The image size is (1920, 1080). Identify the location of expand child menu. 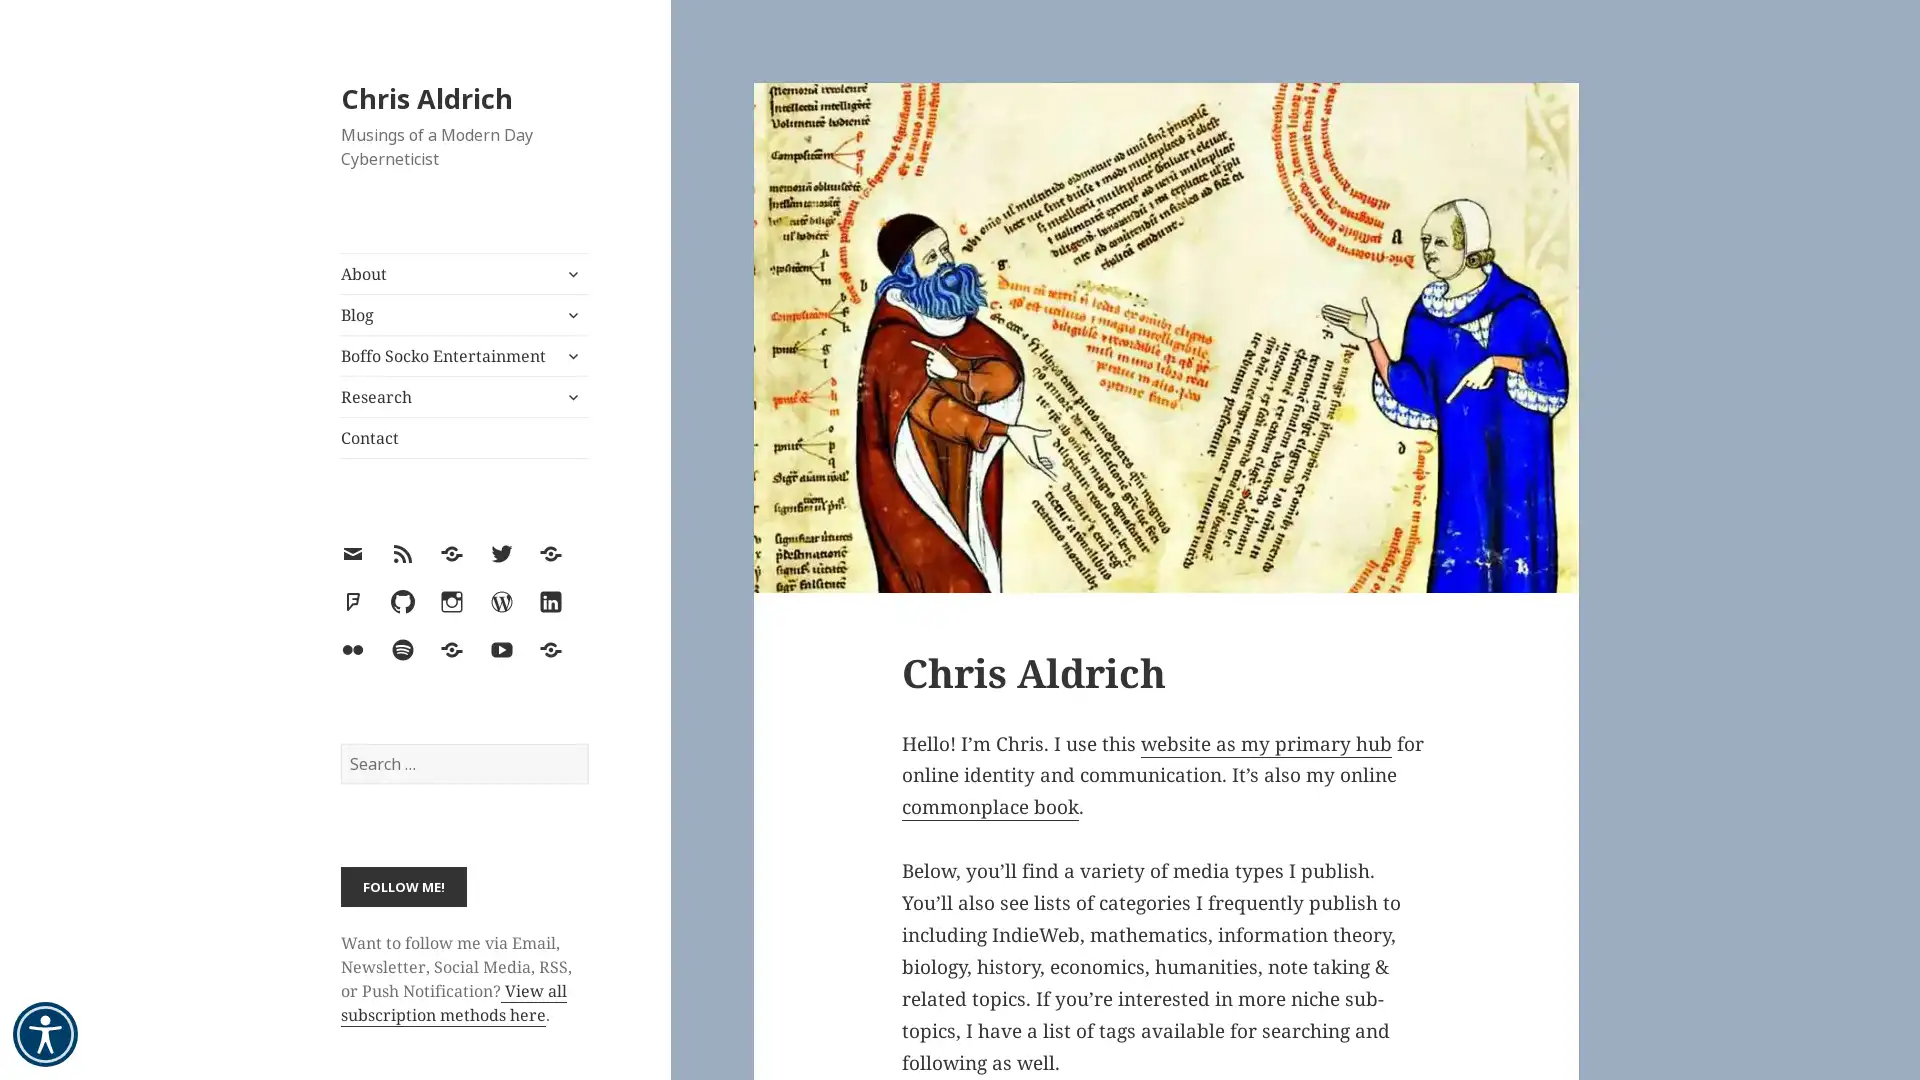
(570, 397).